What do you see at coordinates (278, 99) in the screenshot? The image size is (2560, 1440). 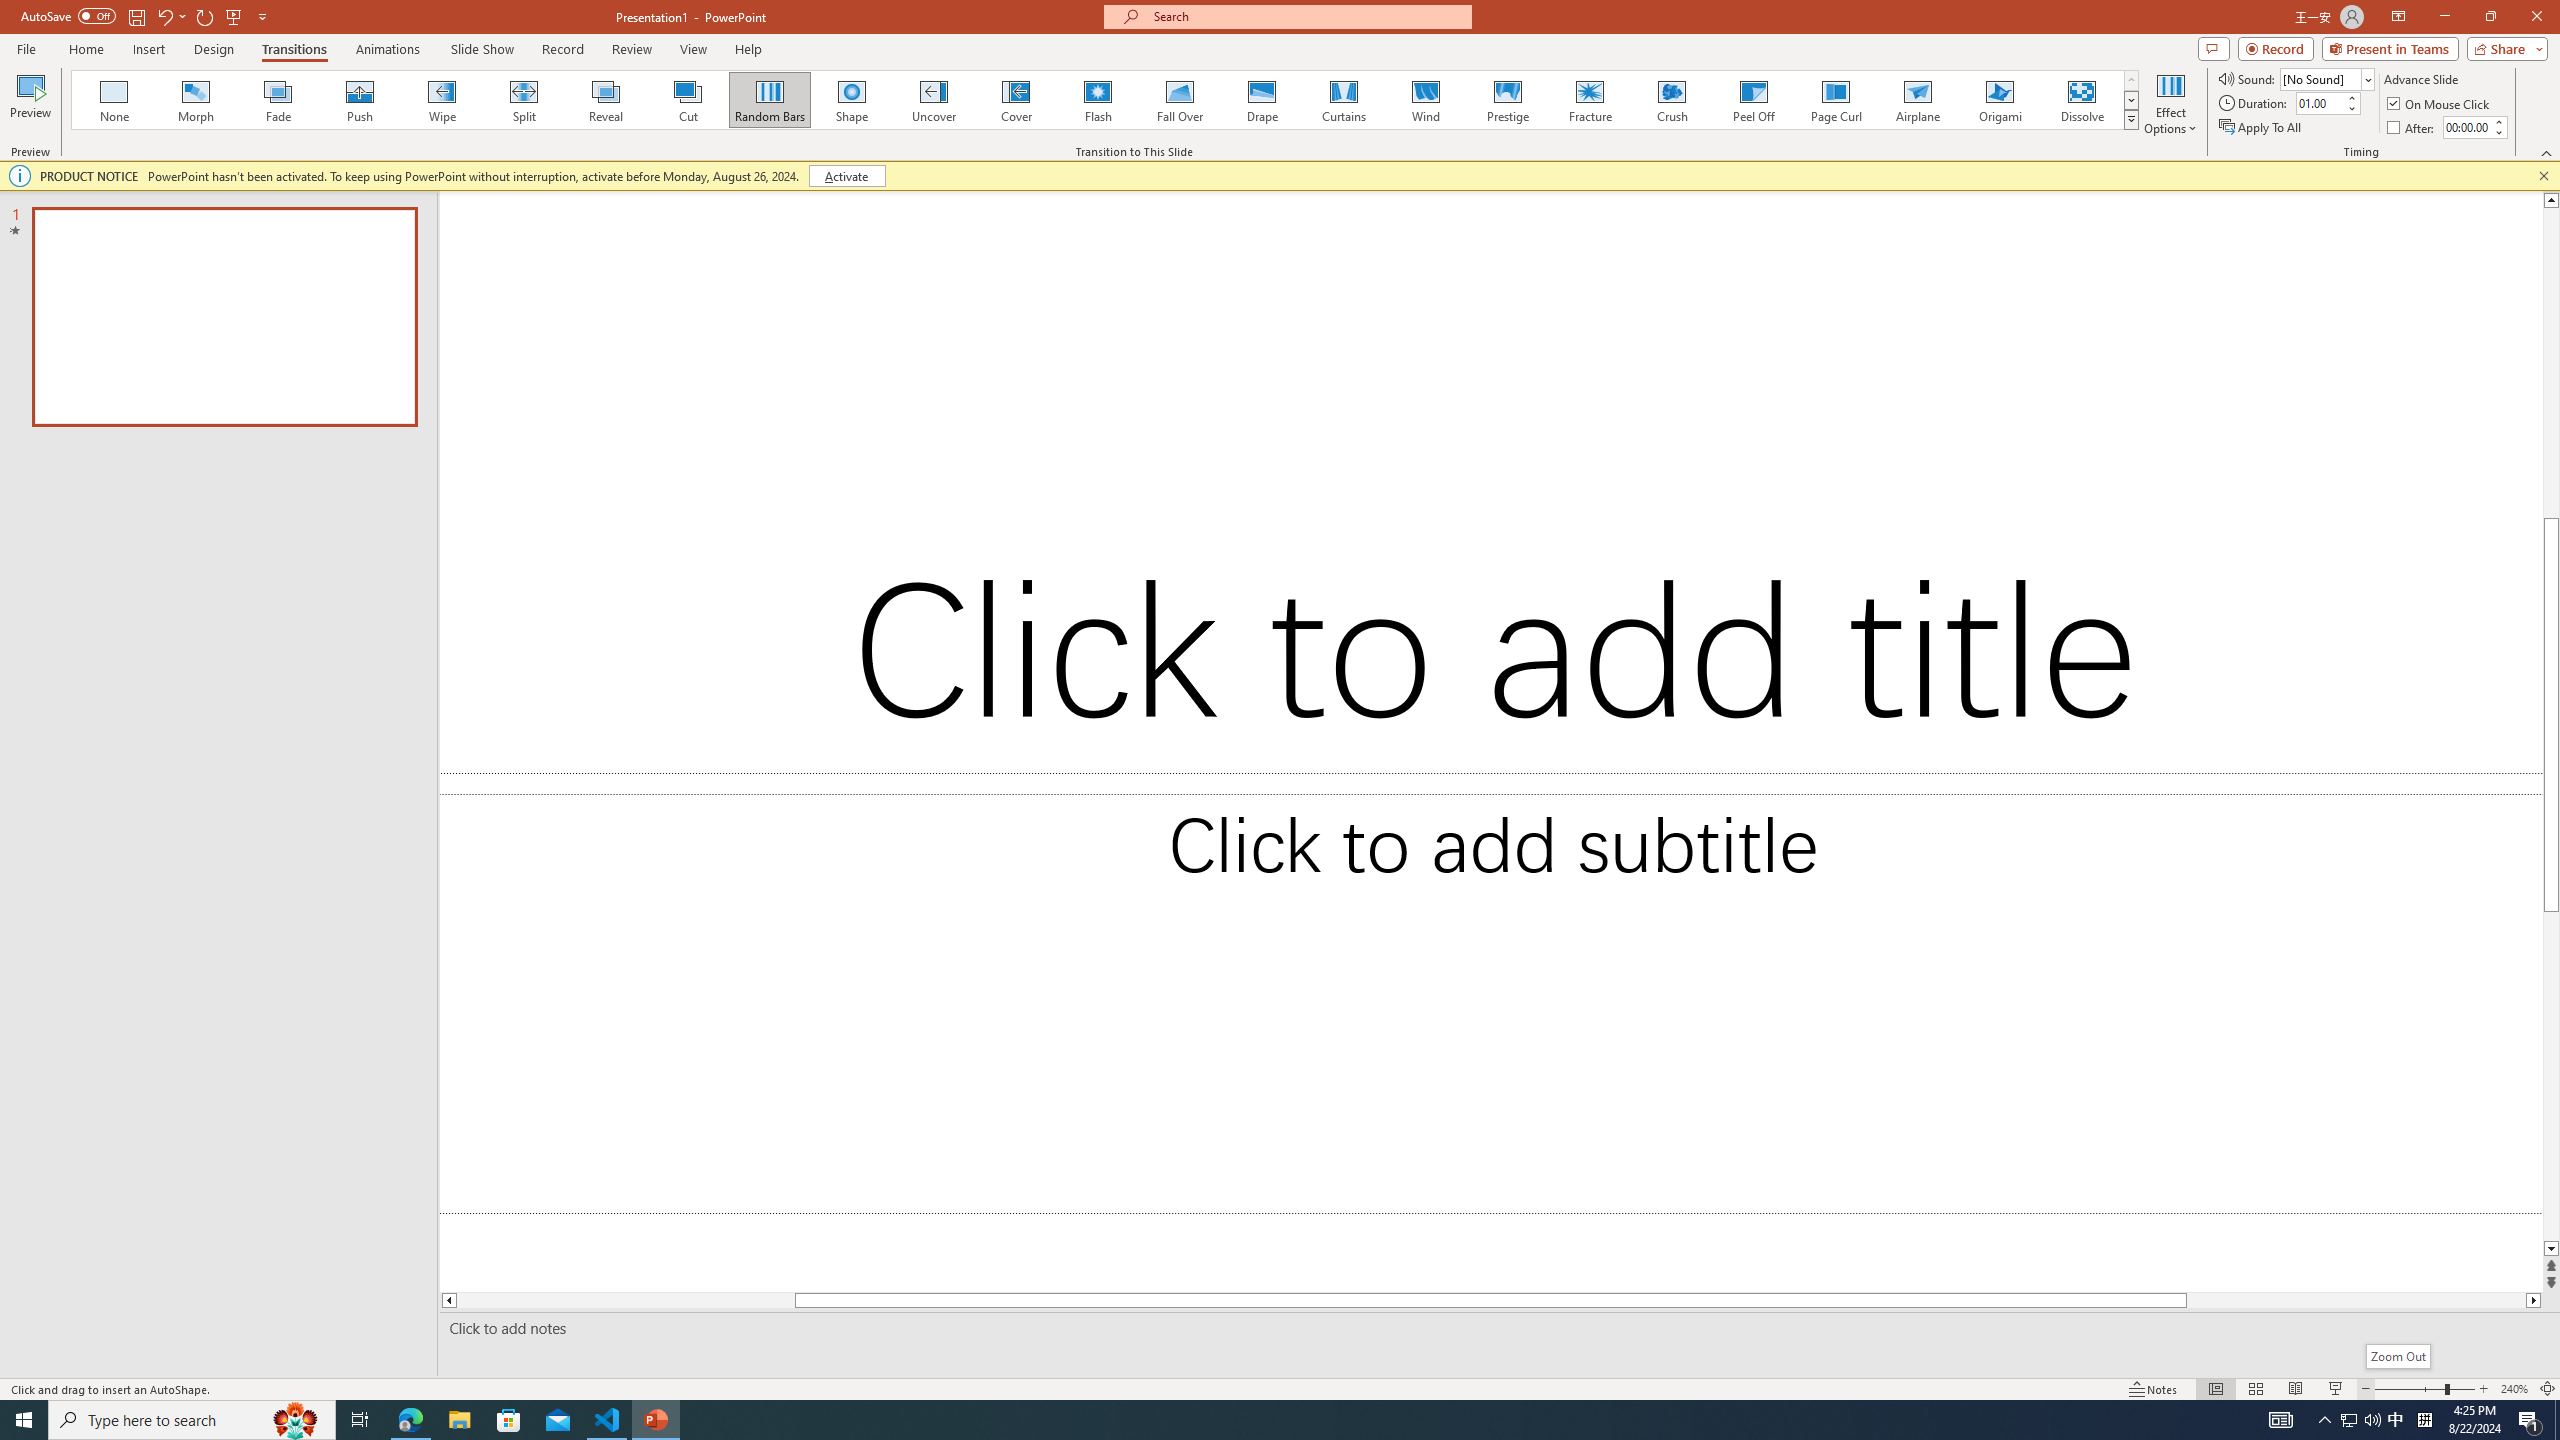 I see `'Fade'` at bounding box center [278, 99].